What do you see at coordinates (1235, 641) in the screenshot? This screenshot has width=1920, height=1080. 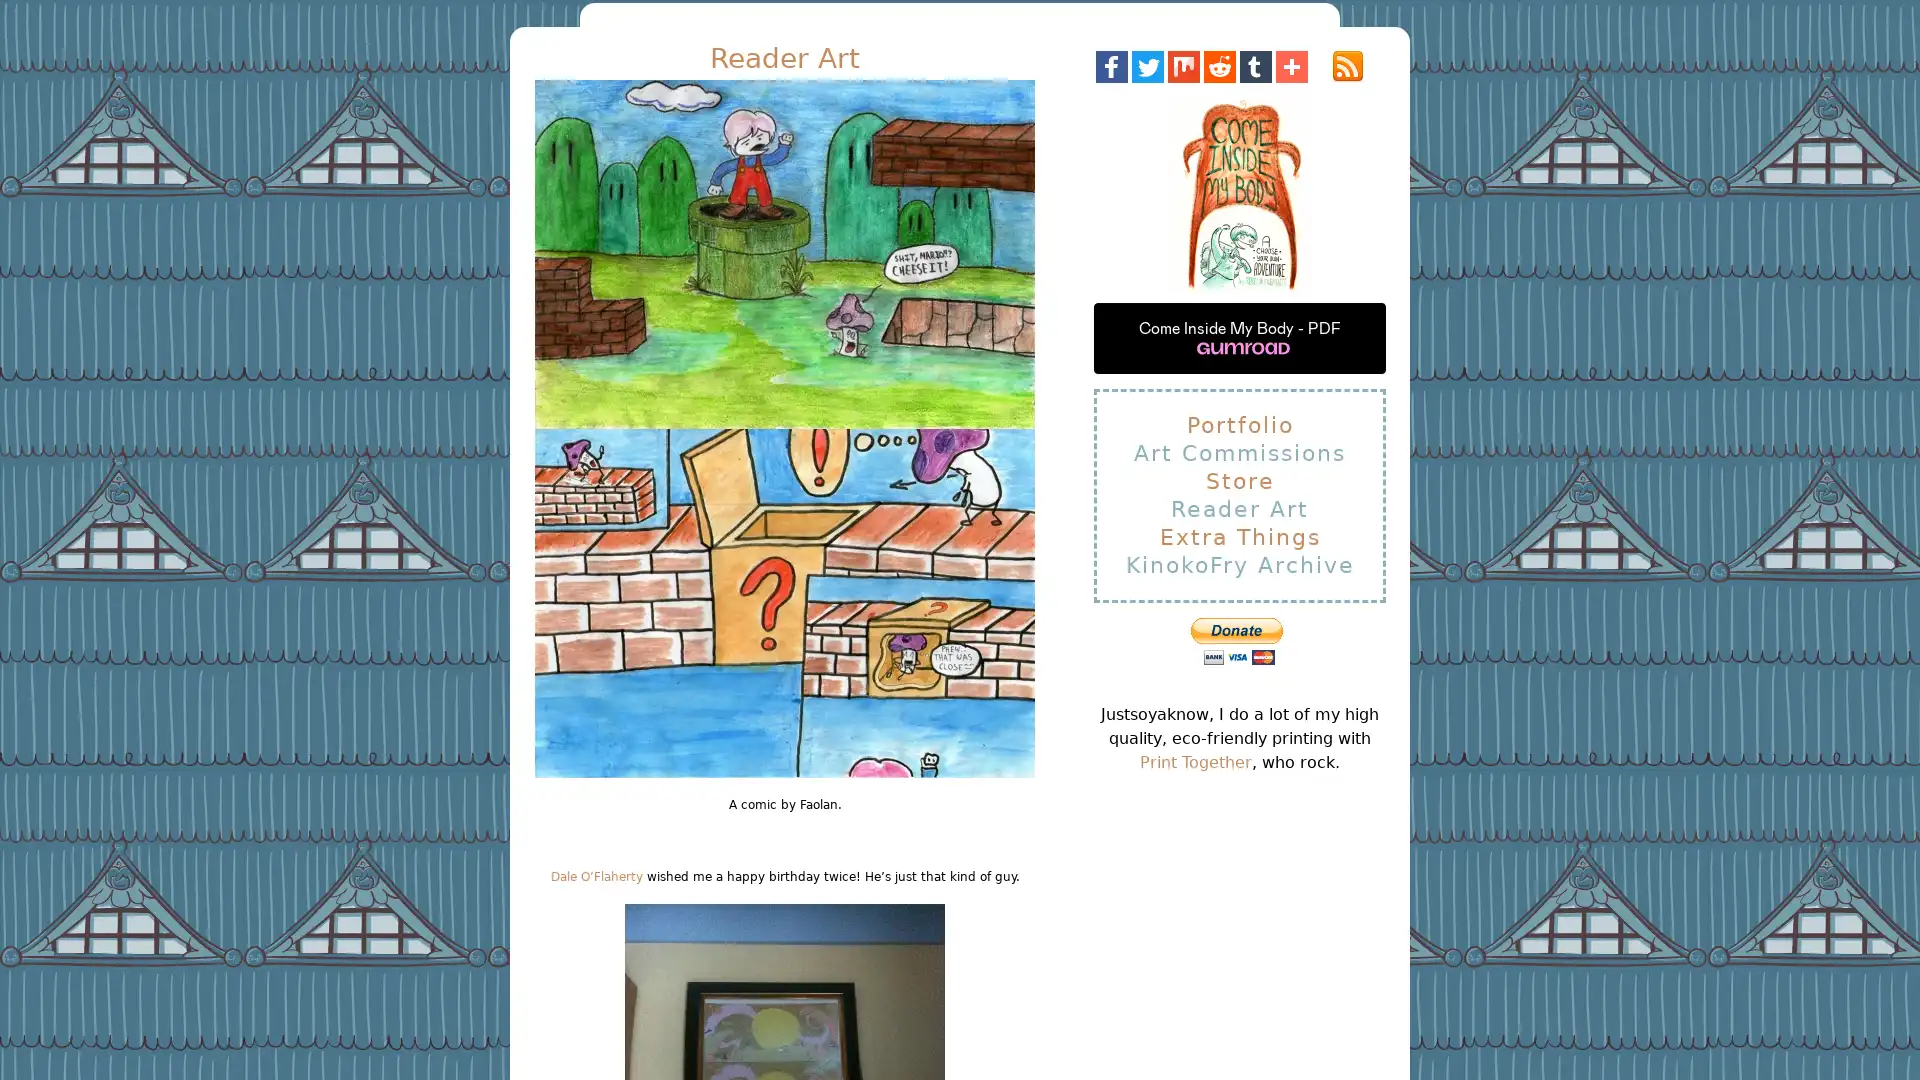 I see `PayPal - The safer, easier way to pay online.` at bounding box center [1235, 641].